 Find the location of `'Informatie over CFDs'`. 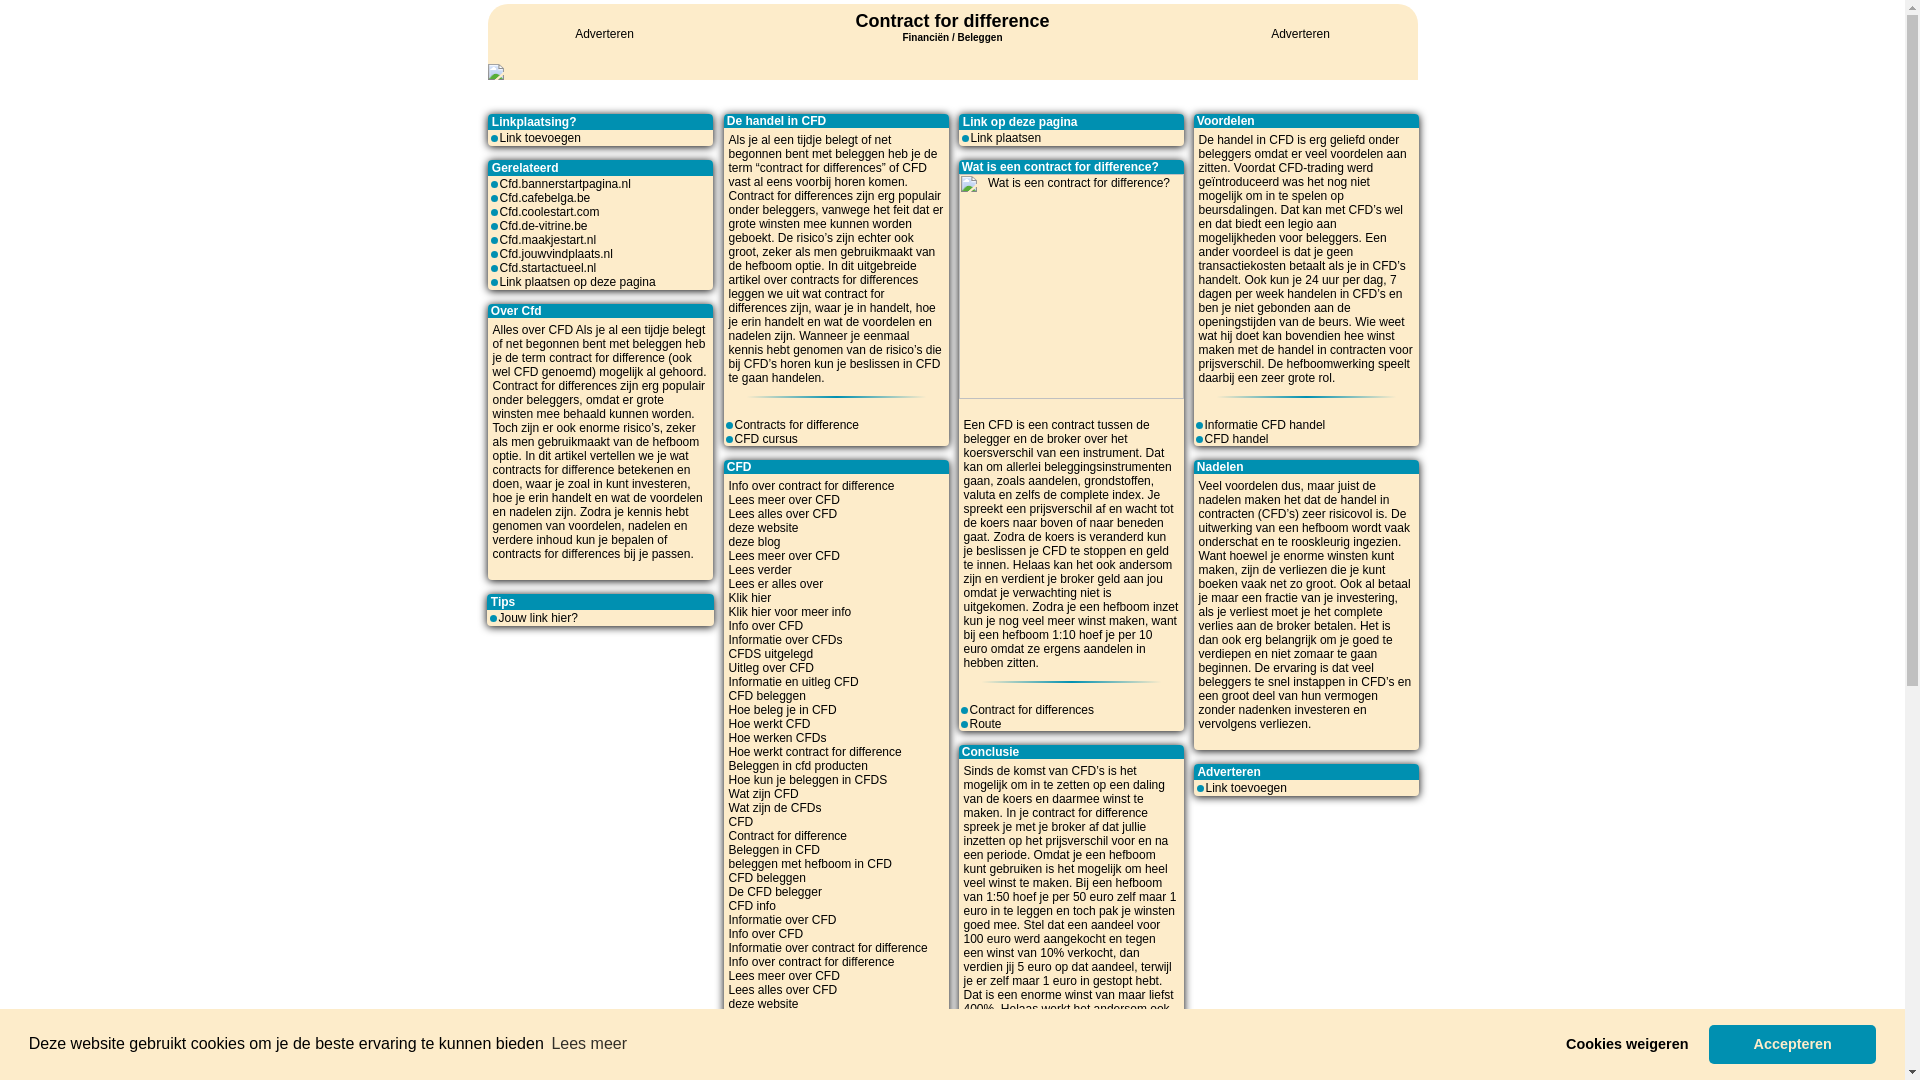

'Informatie over CFDs' is located at coordinates (727, 640).